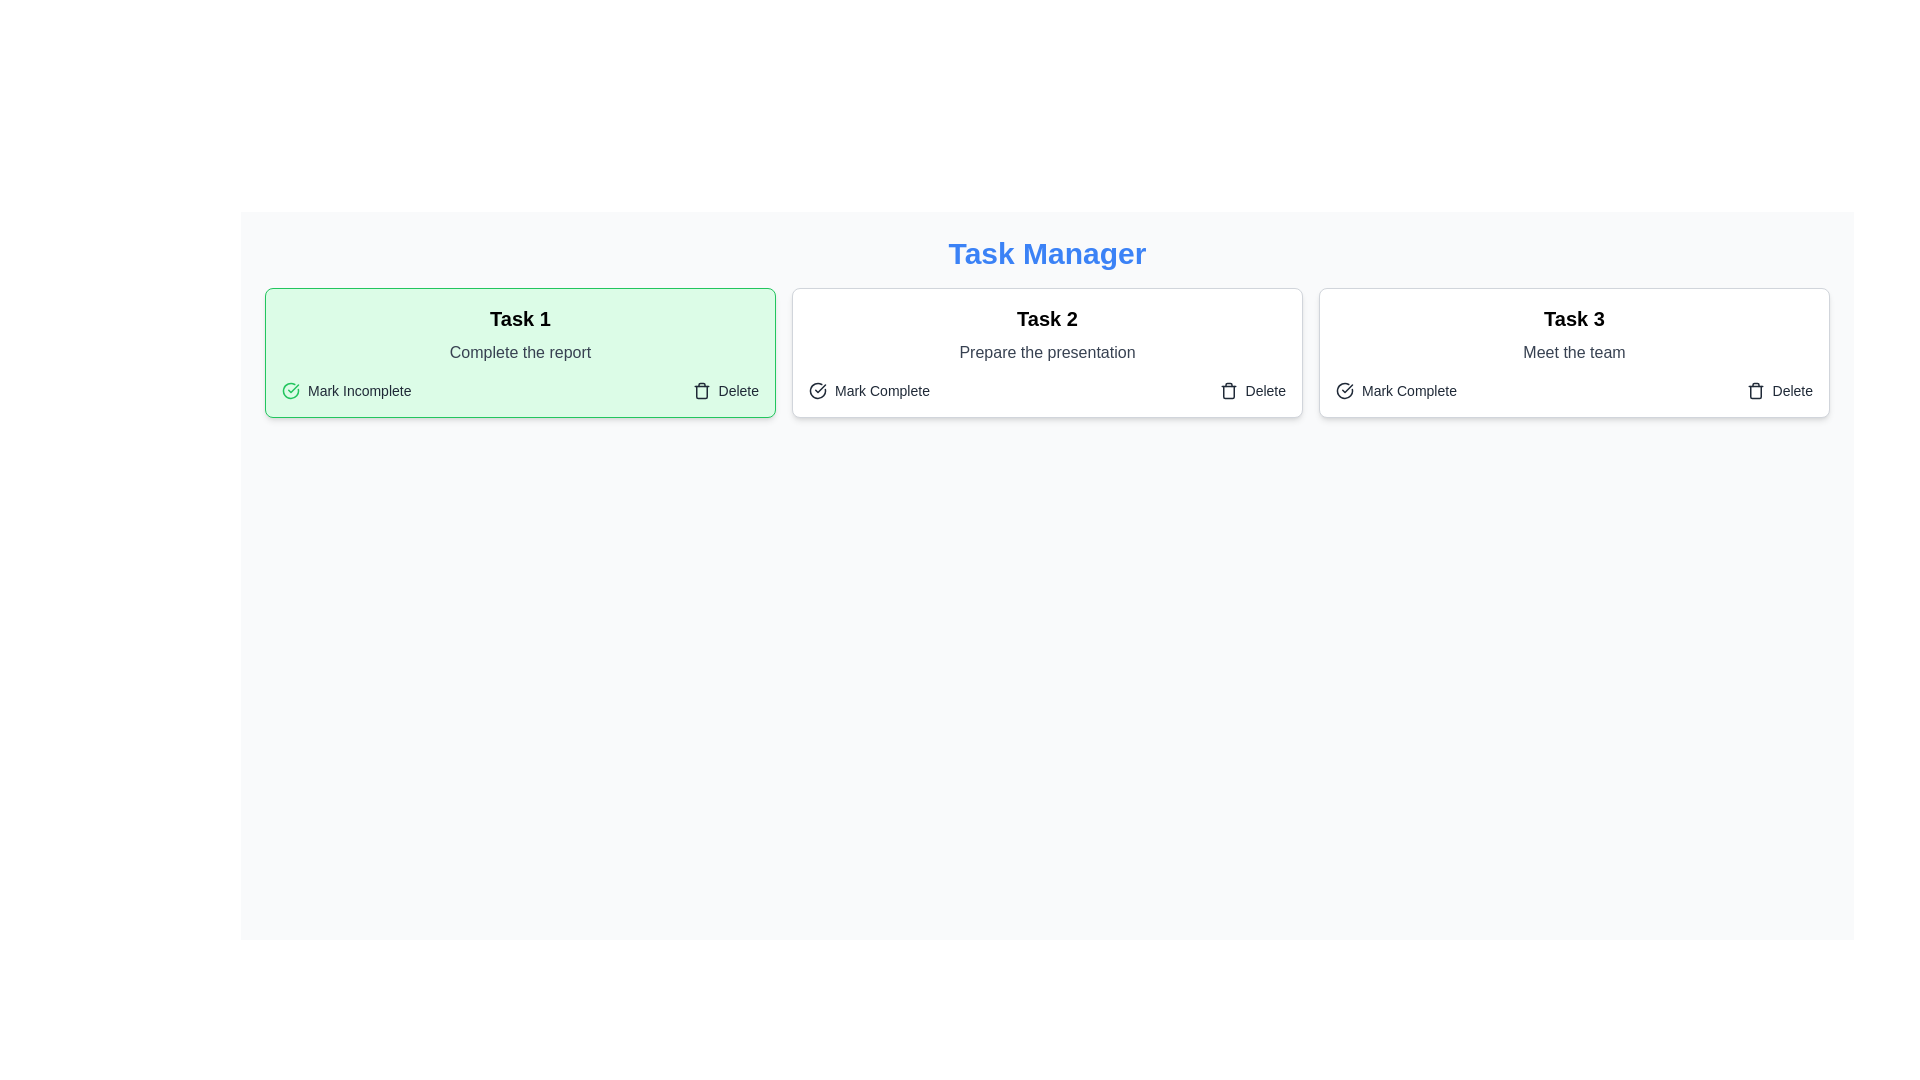  Describe the element at coordinates (1408, 390) in the screenshot. I see `label text 'Mark Complete' located inside the third task card labeled 'Task 3: Meet the team', positioned in the bottom-left corner of the card, to the right of a checkmark icon` at that location.